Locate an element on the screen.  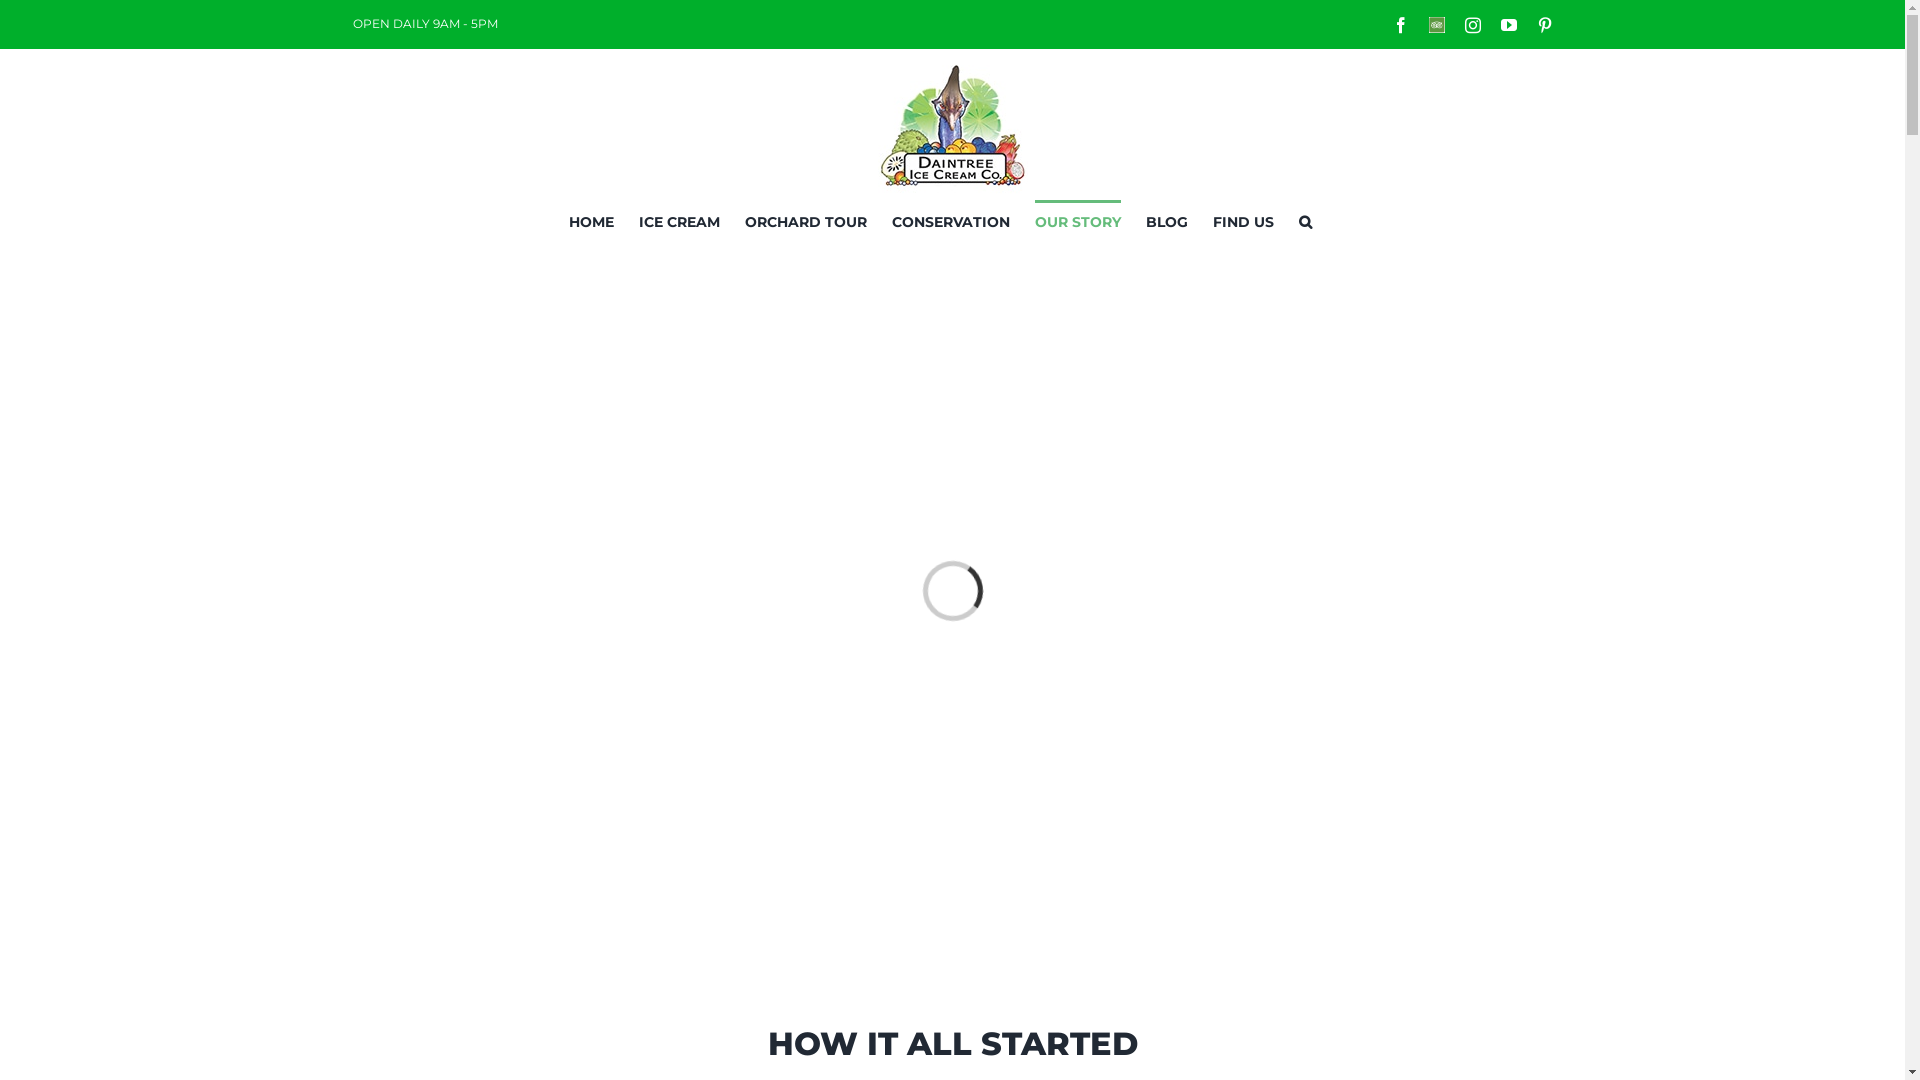
'HOME' is located at coordinates (589, 219).